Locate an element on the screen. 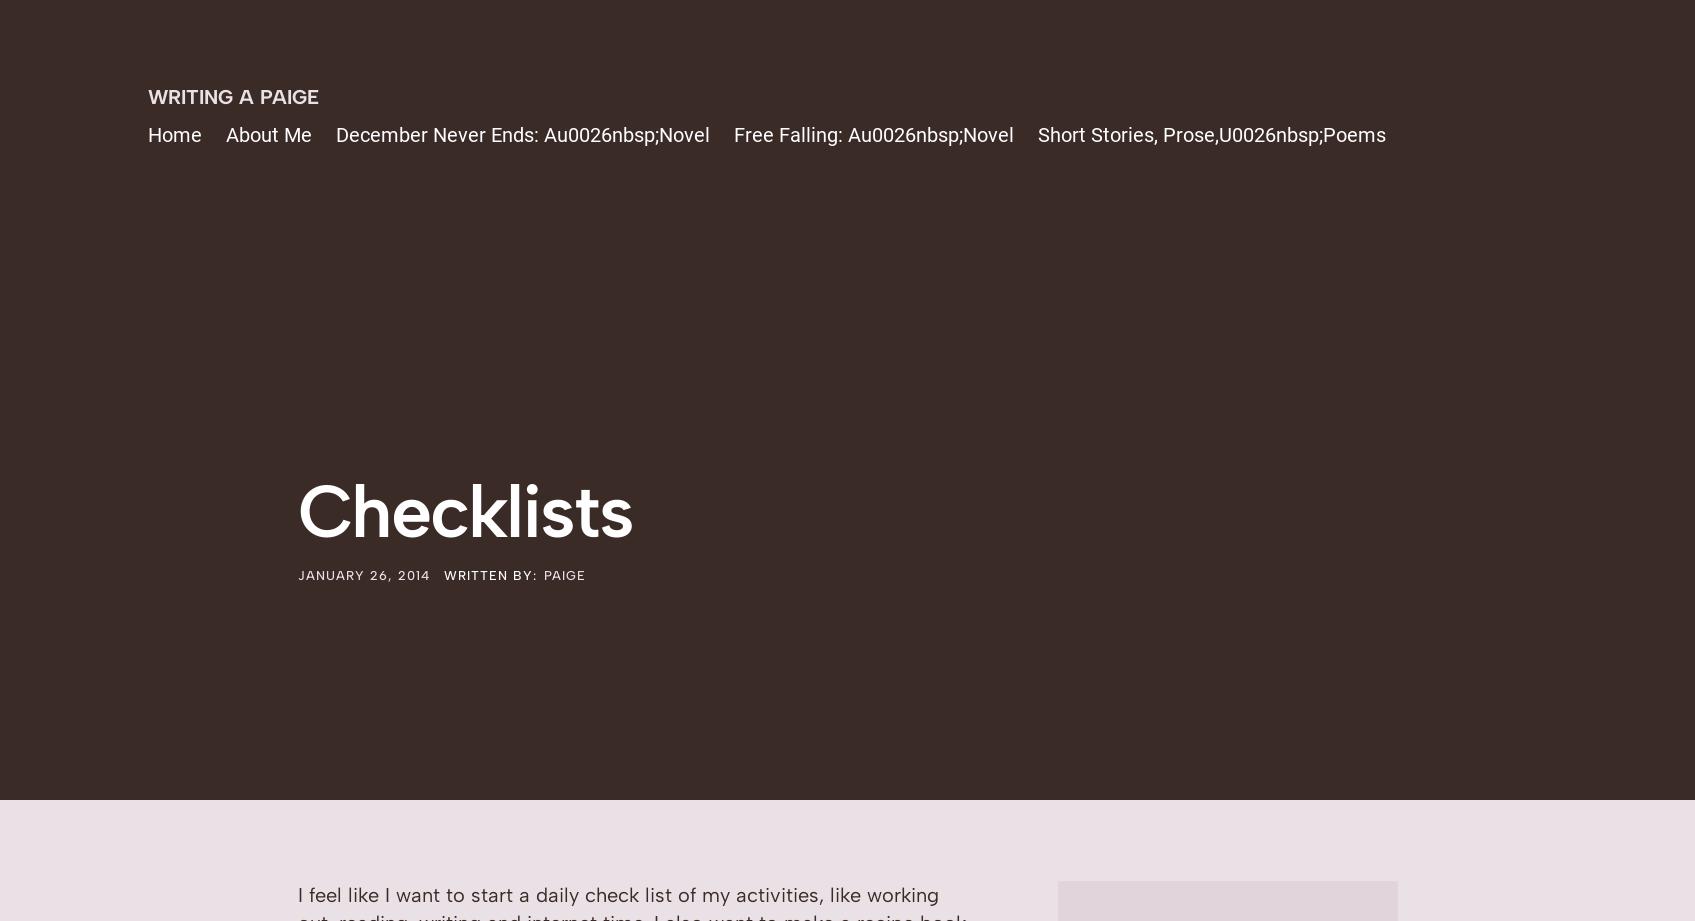 Image resolution: width=1695 pixels, height=921 pixels. 'Short Stories, Prose,u0026nbsp;Poems' is located at coordinates (1036, 135).